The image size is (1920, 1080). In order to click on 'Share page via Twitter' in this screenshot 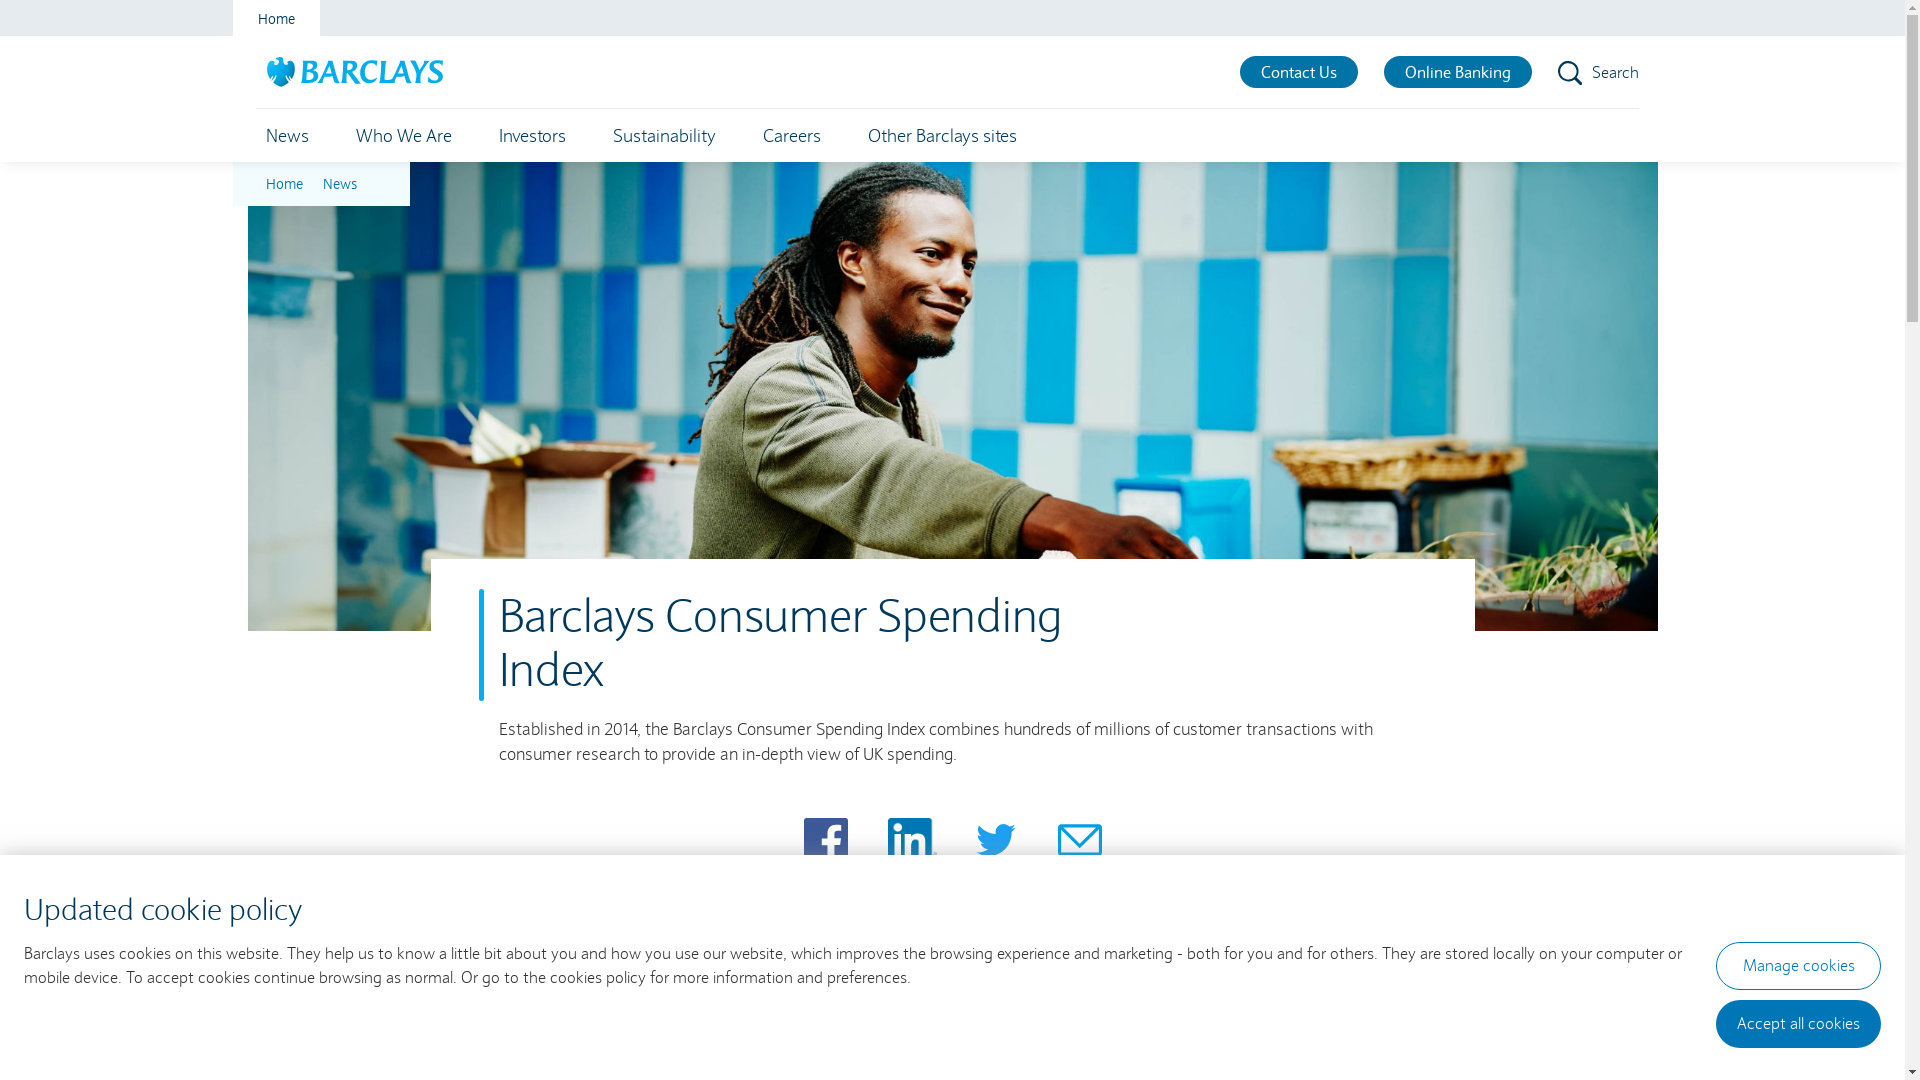, I will do `click(974, 840)`.